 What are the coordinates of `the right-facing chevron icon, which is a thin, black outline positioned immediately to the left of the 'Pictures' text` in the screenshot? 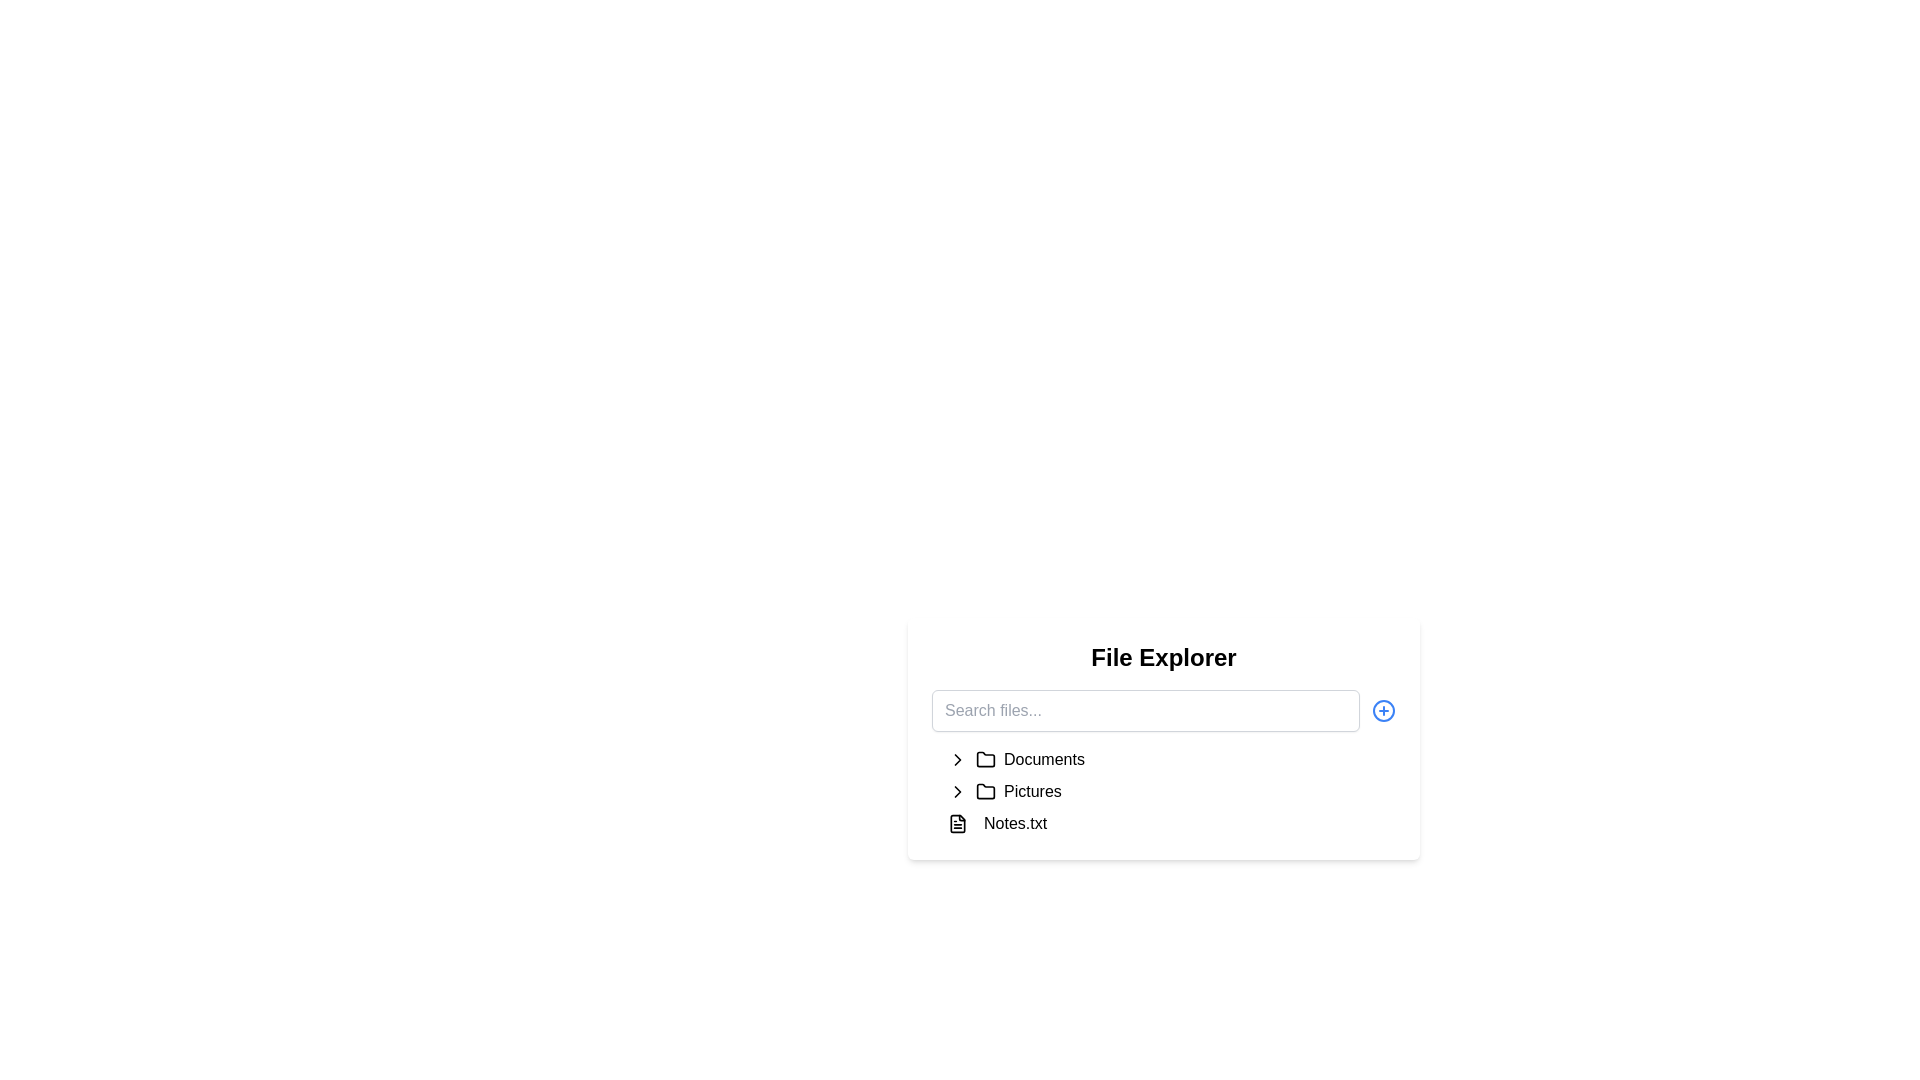 It's located at (957, 790).